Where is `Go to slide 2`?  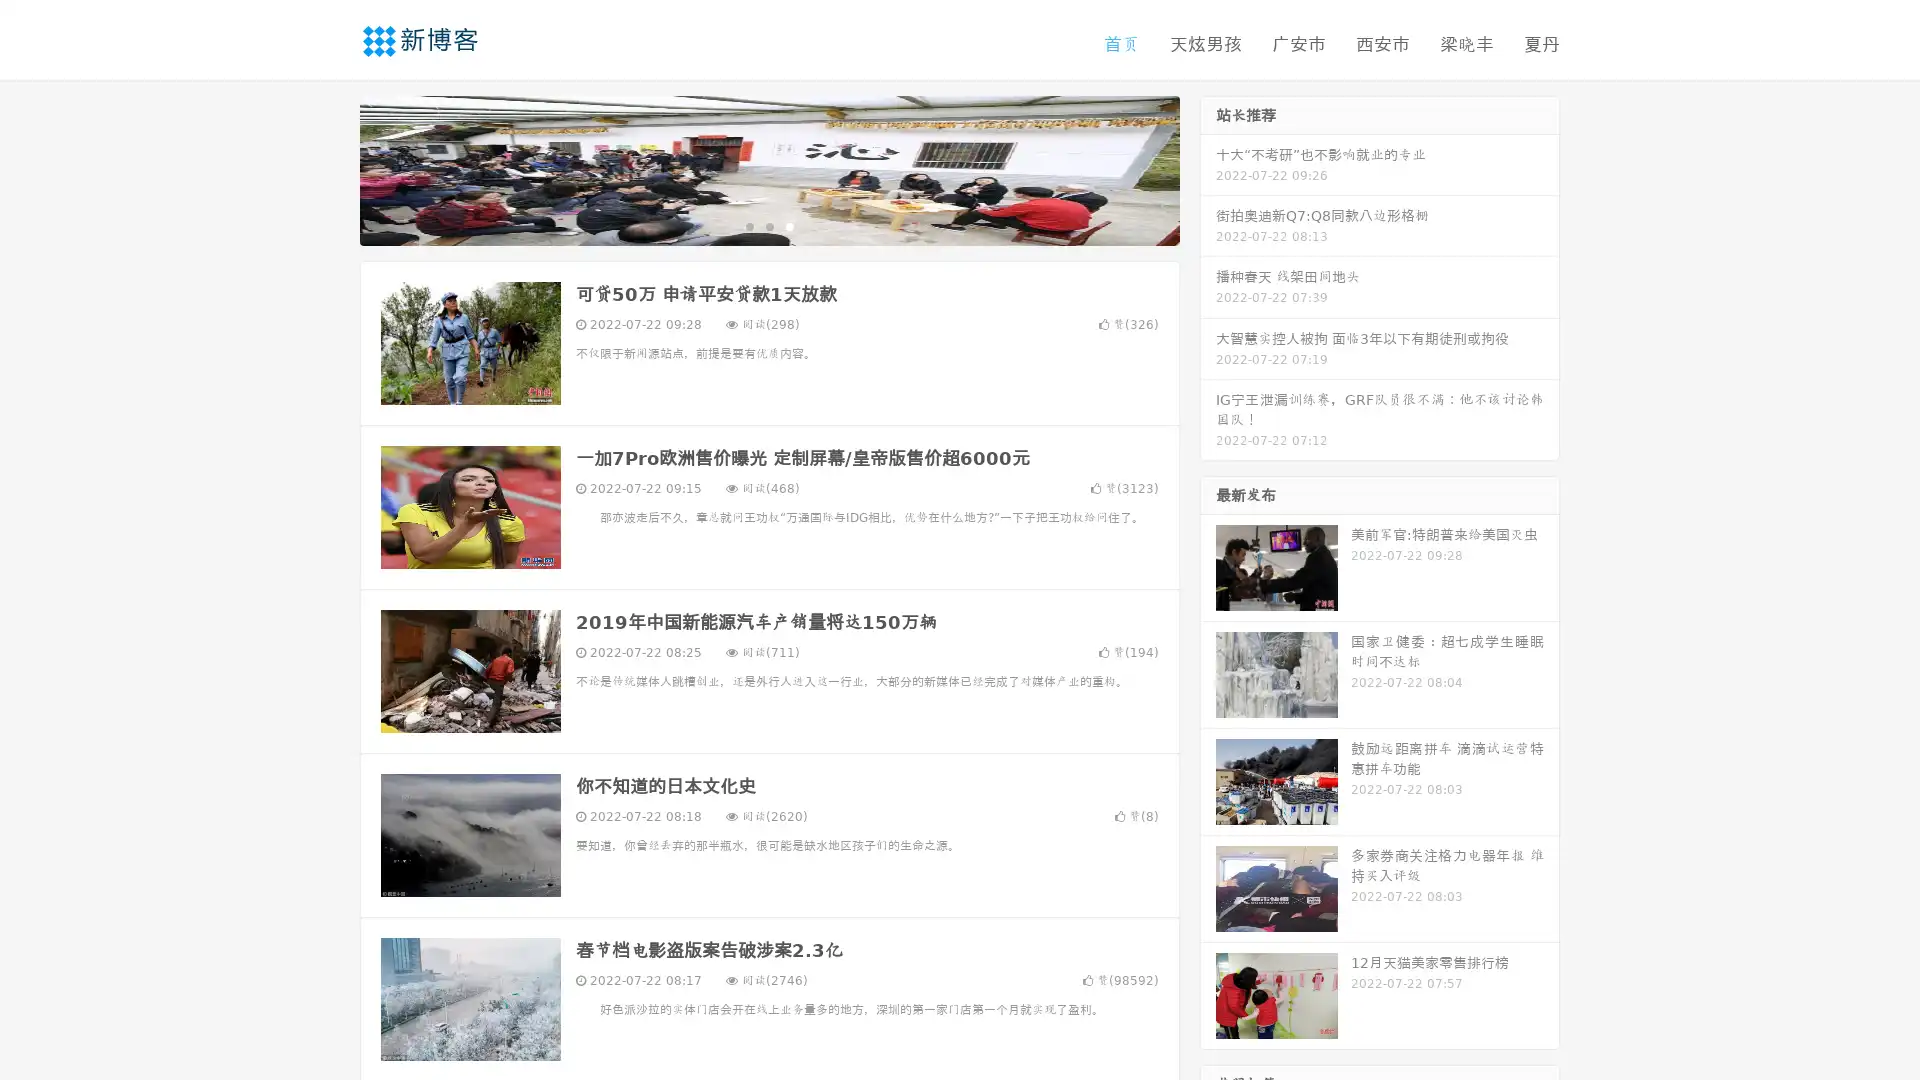
Go to slide 2 is located at coordinates (768, 225).